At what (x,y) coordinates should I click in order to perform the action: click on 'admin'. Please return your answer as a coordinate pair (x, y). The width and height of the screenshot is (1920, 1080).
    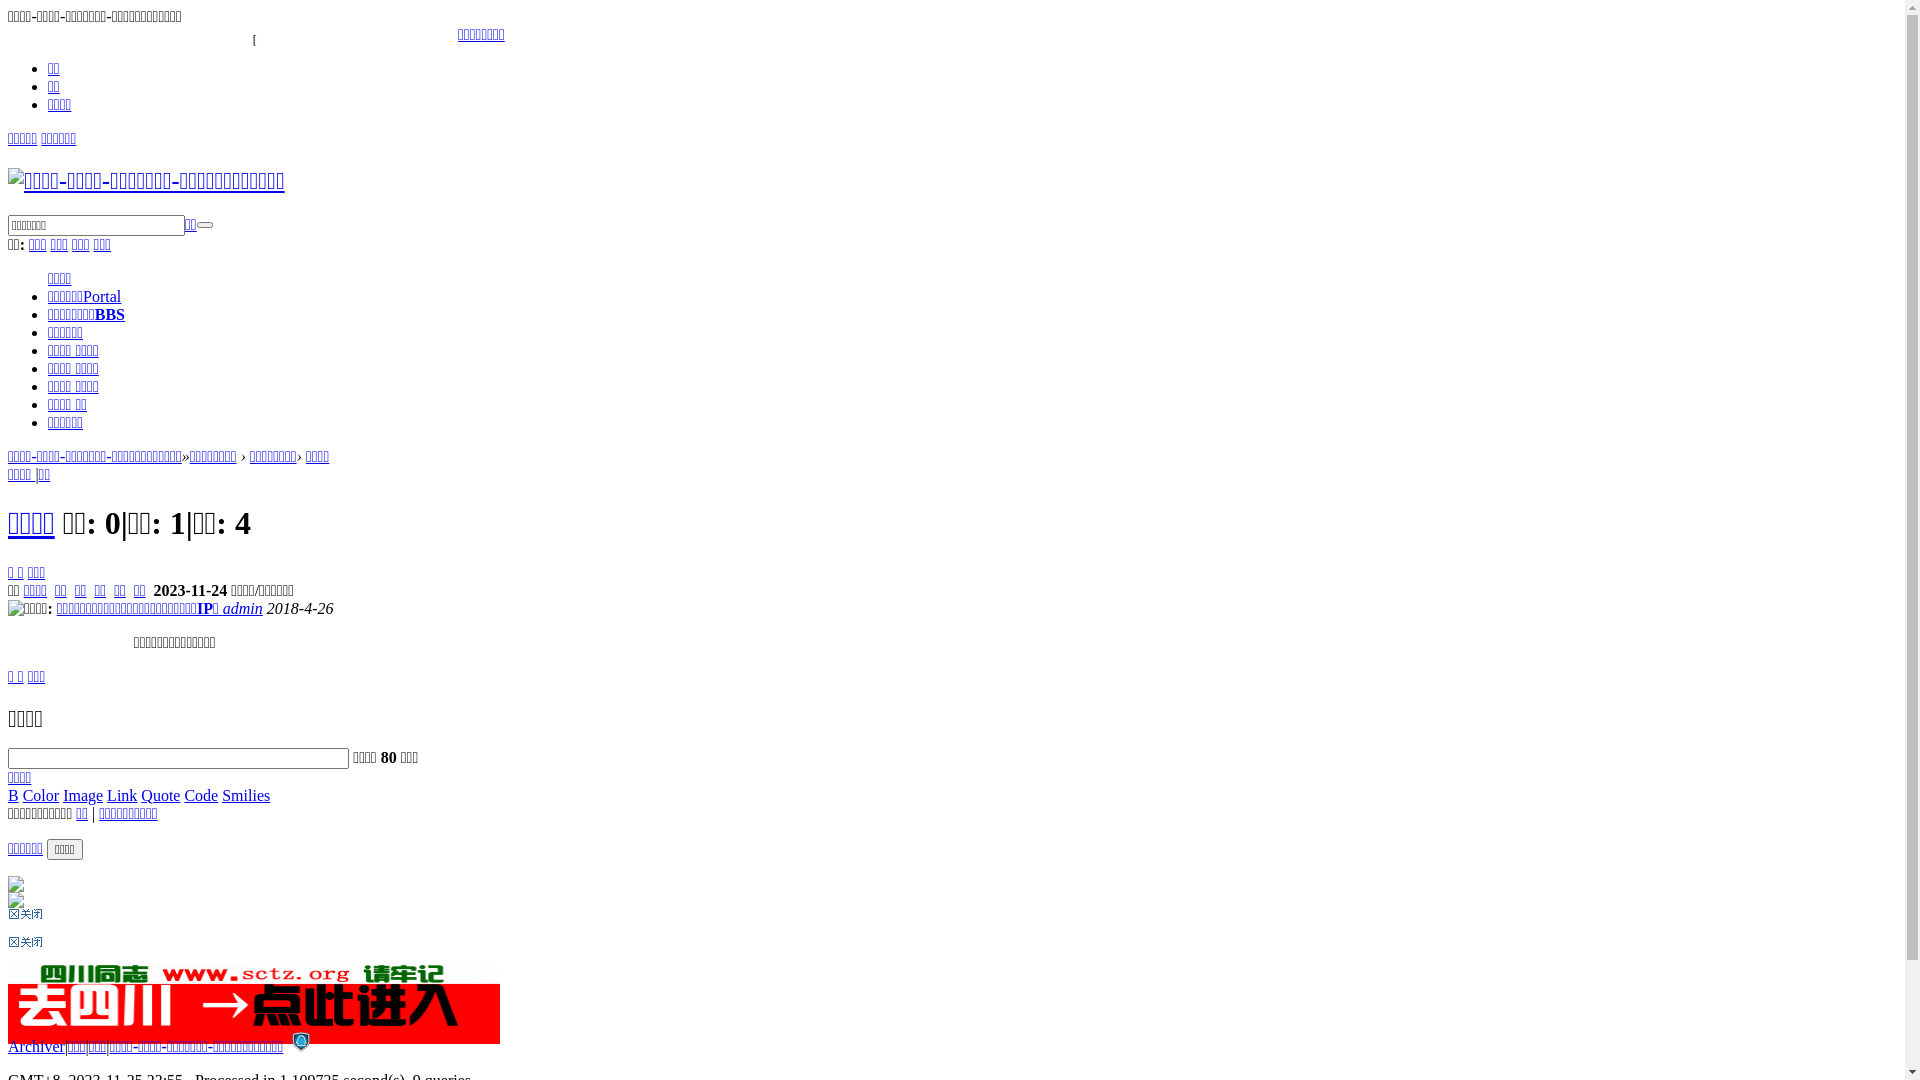
    Looking at the image, I should click on (222, 607).